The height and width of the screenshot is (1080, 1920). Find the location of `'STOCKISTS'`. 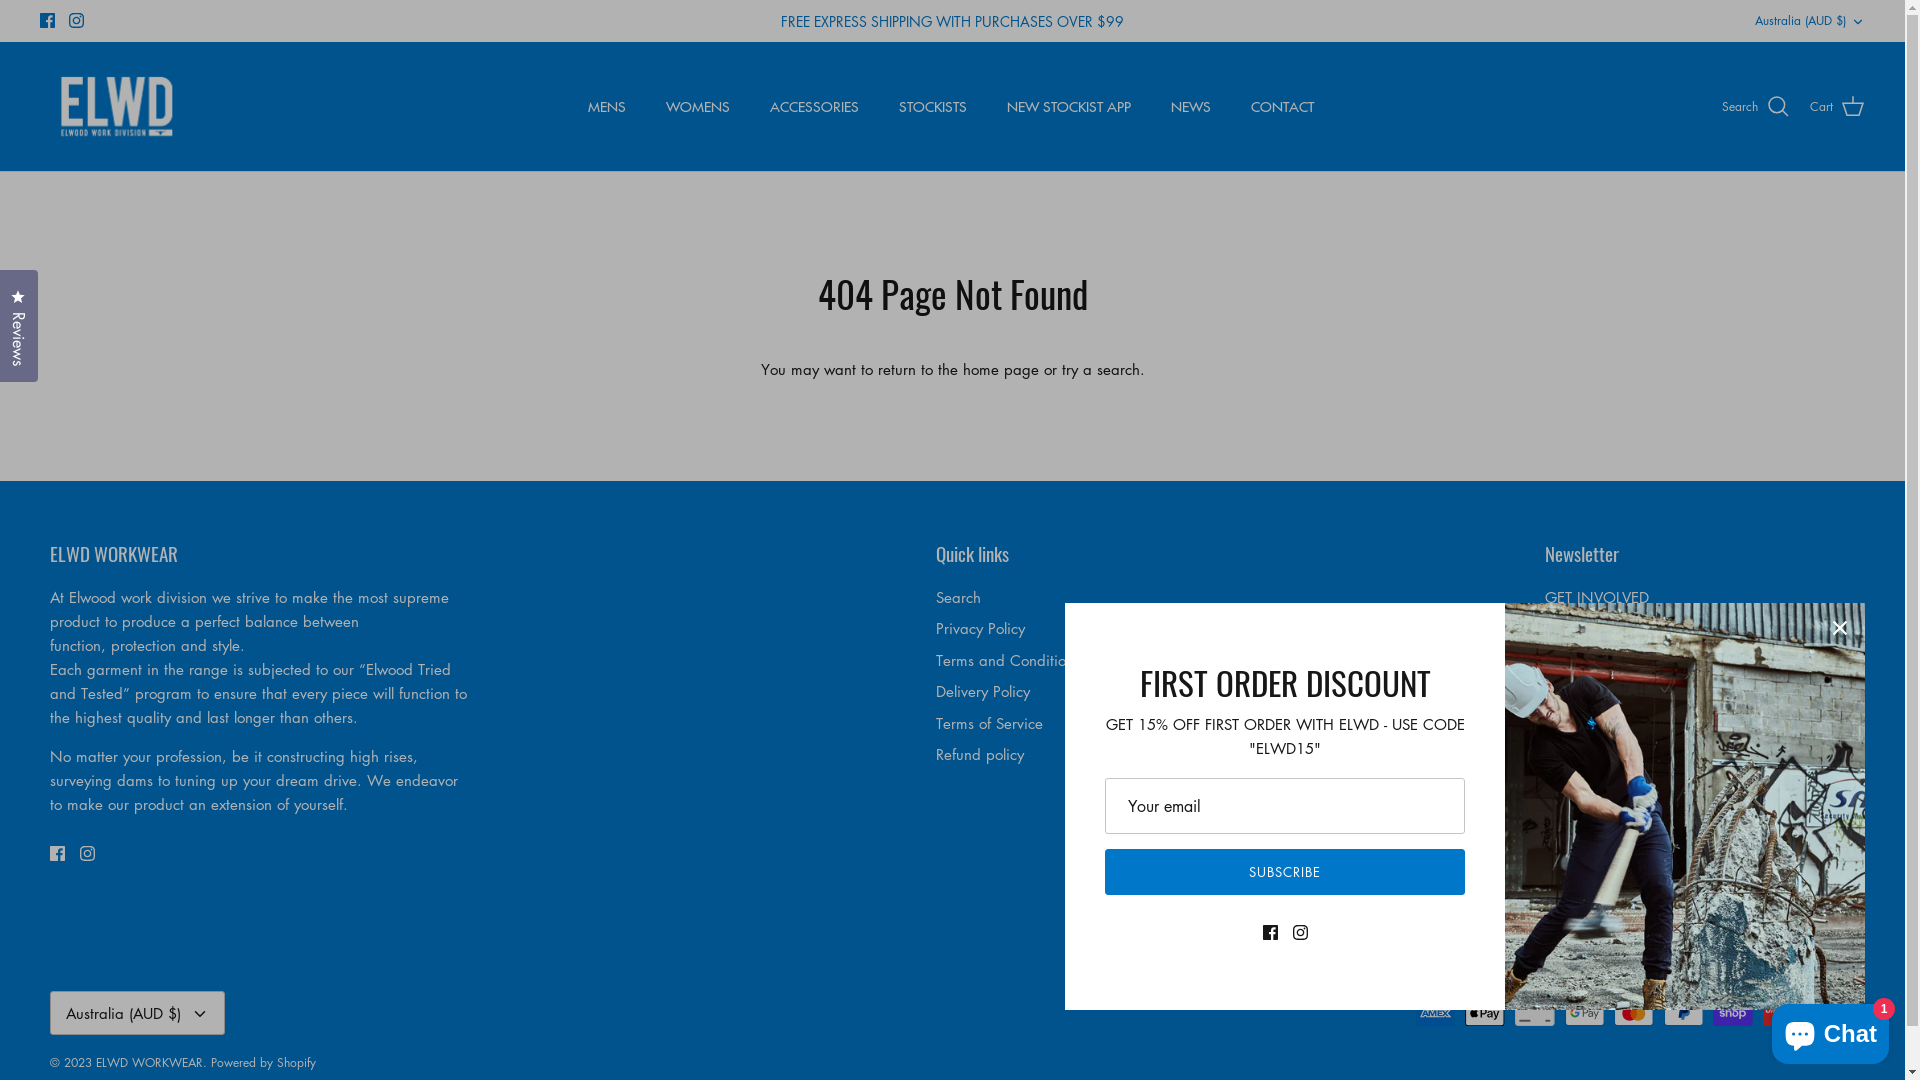

'STOCKISTS' is located at coordinates (931, 106).